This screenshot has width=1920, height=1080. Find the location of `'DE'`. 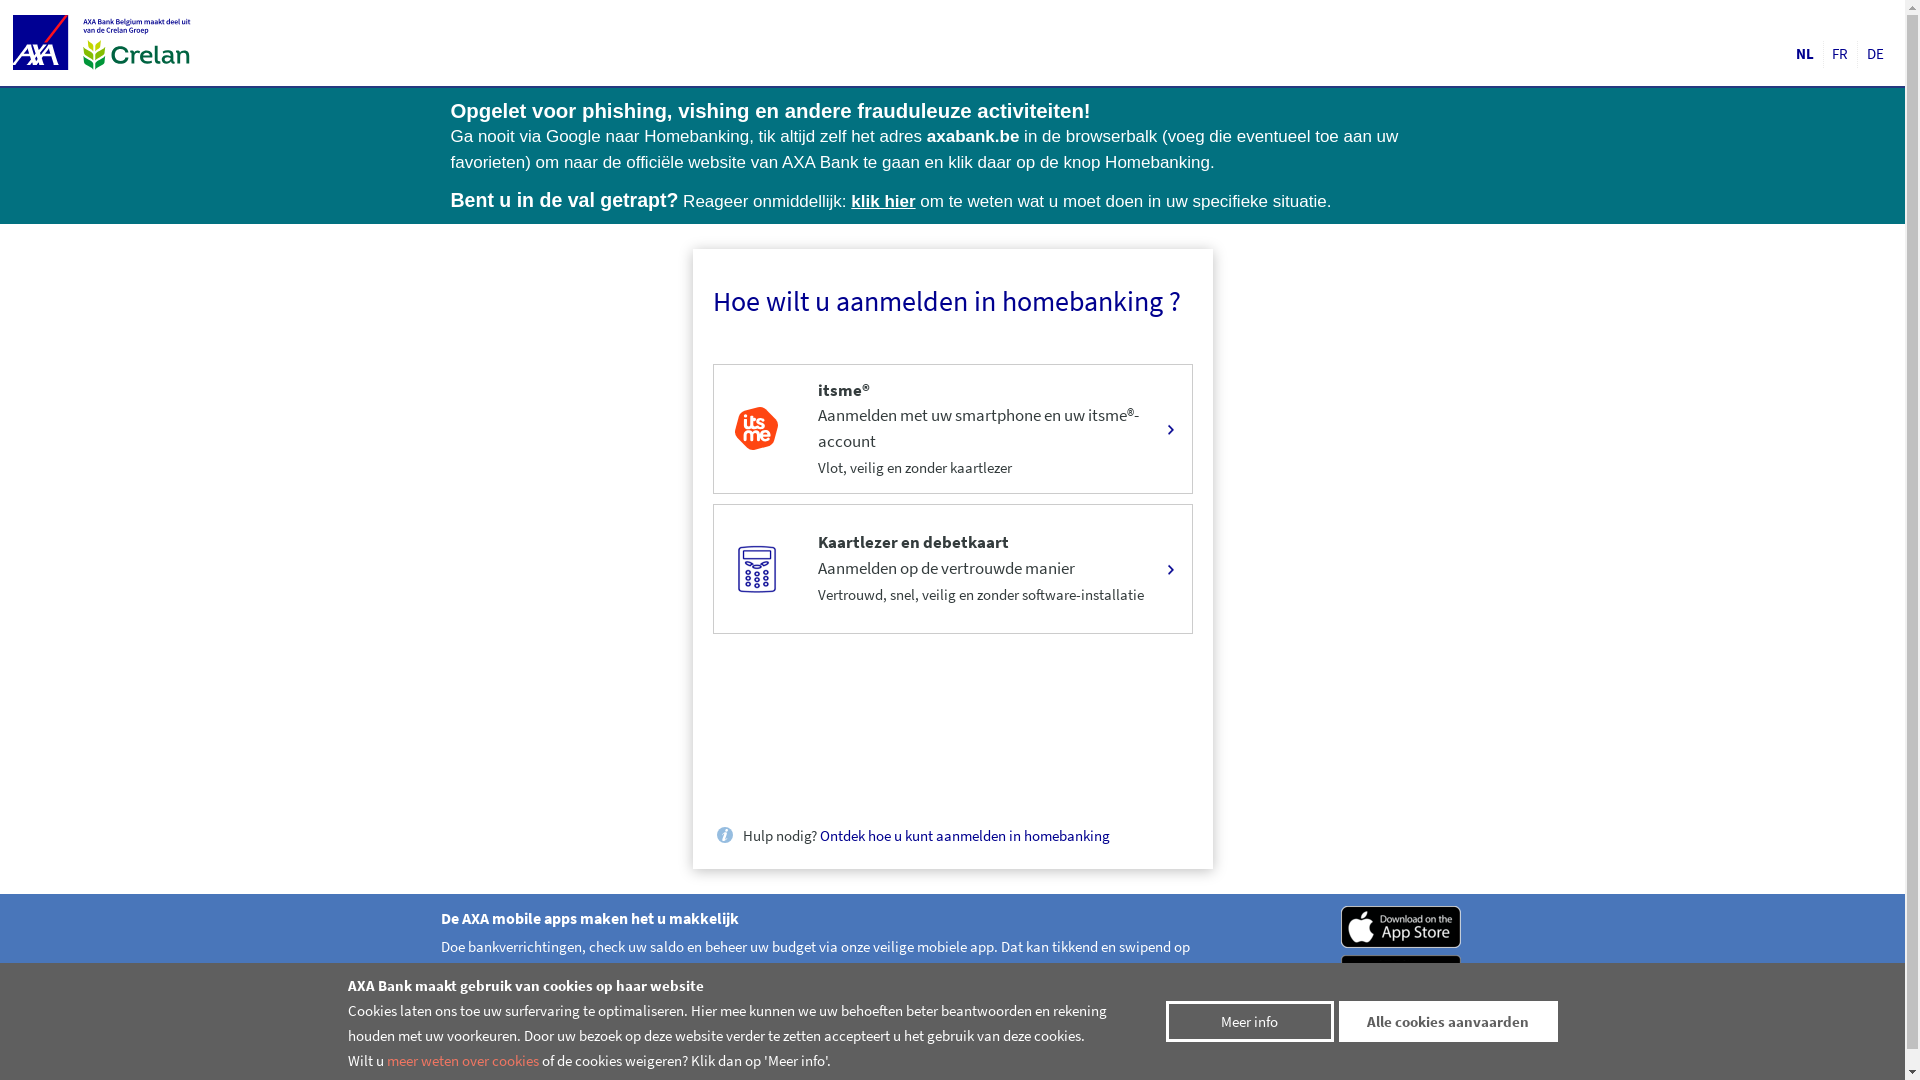

'DE' is located at coordinates (1874, 53).